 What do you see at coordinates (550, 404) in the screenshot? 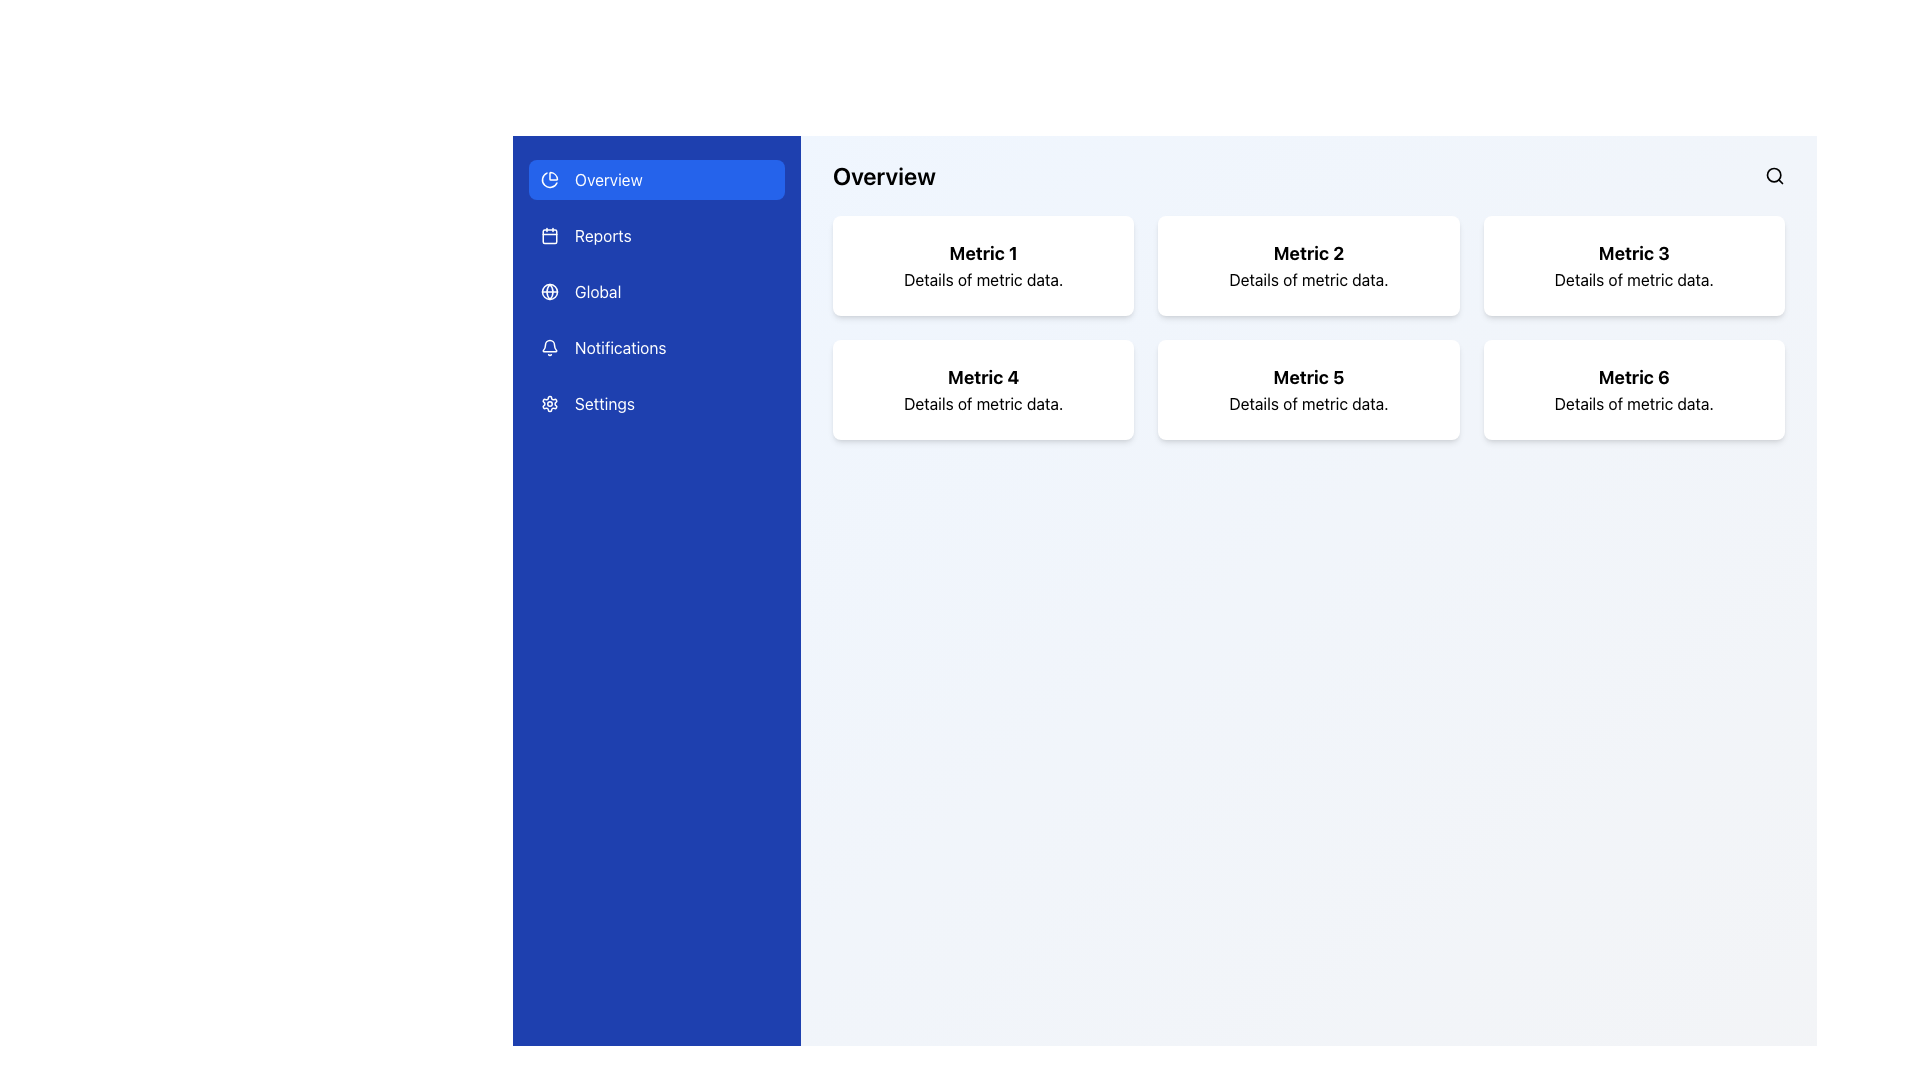
I see `the gear icon in the sidebar navigation menu` at bounding box center [550, 404].